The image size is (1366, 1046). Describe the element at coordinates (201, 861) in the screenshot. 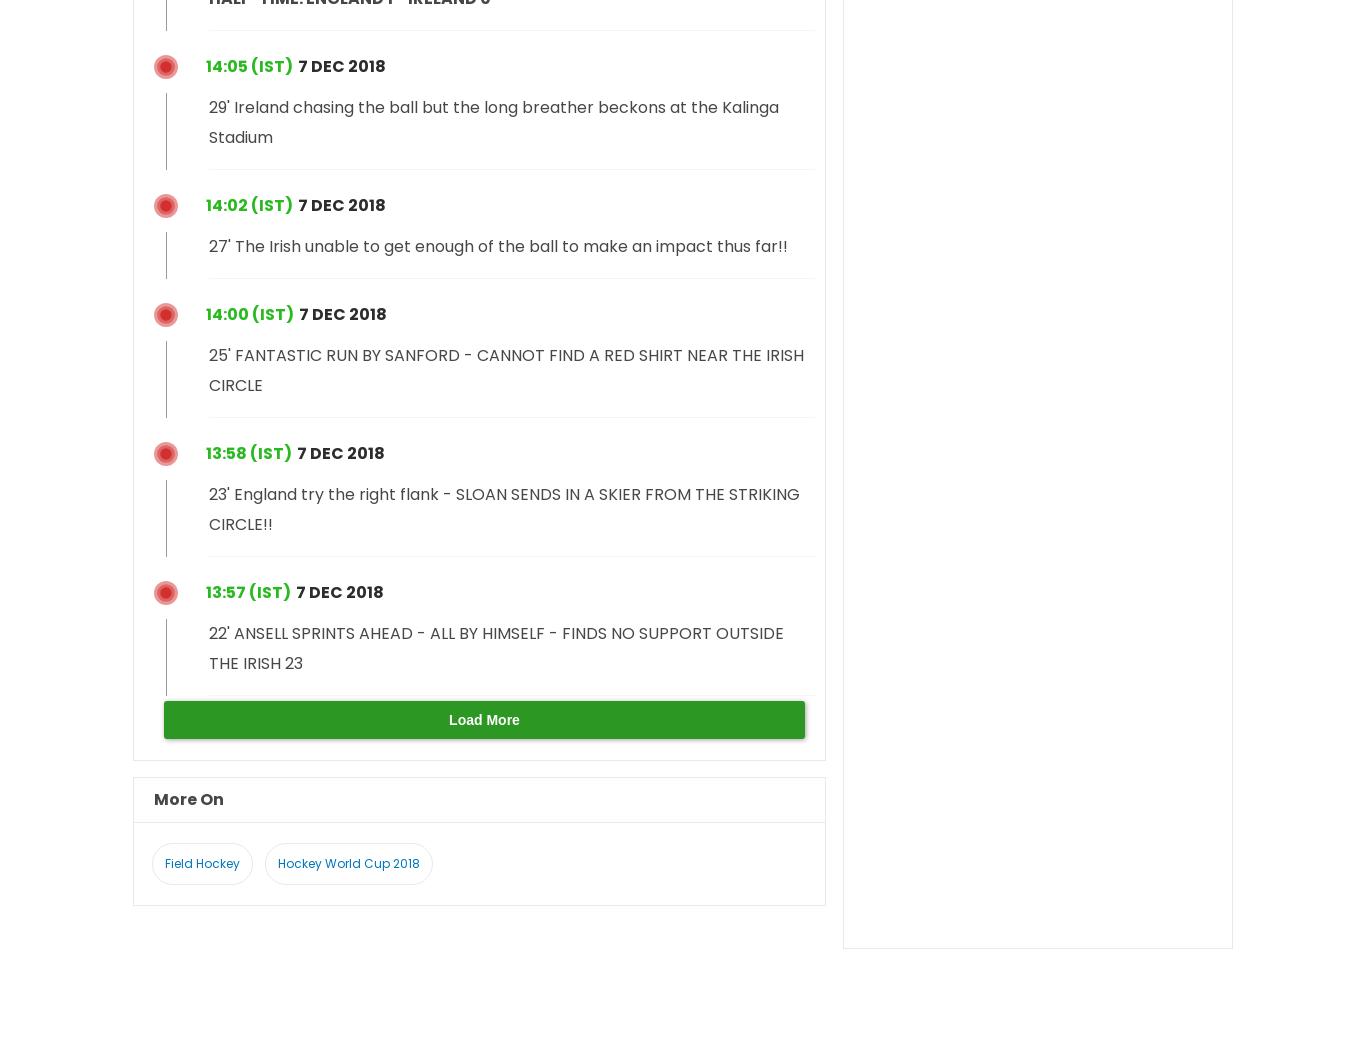

I see `'Field Hockey'` at that location.